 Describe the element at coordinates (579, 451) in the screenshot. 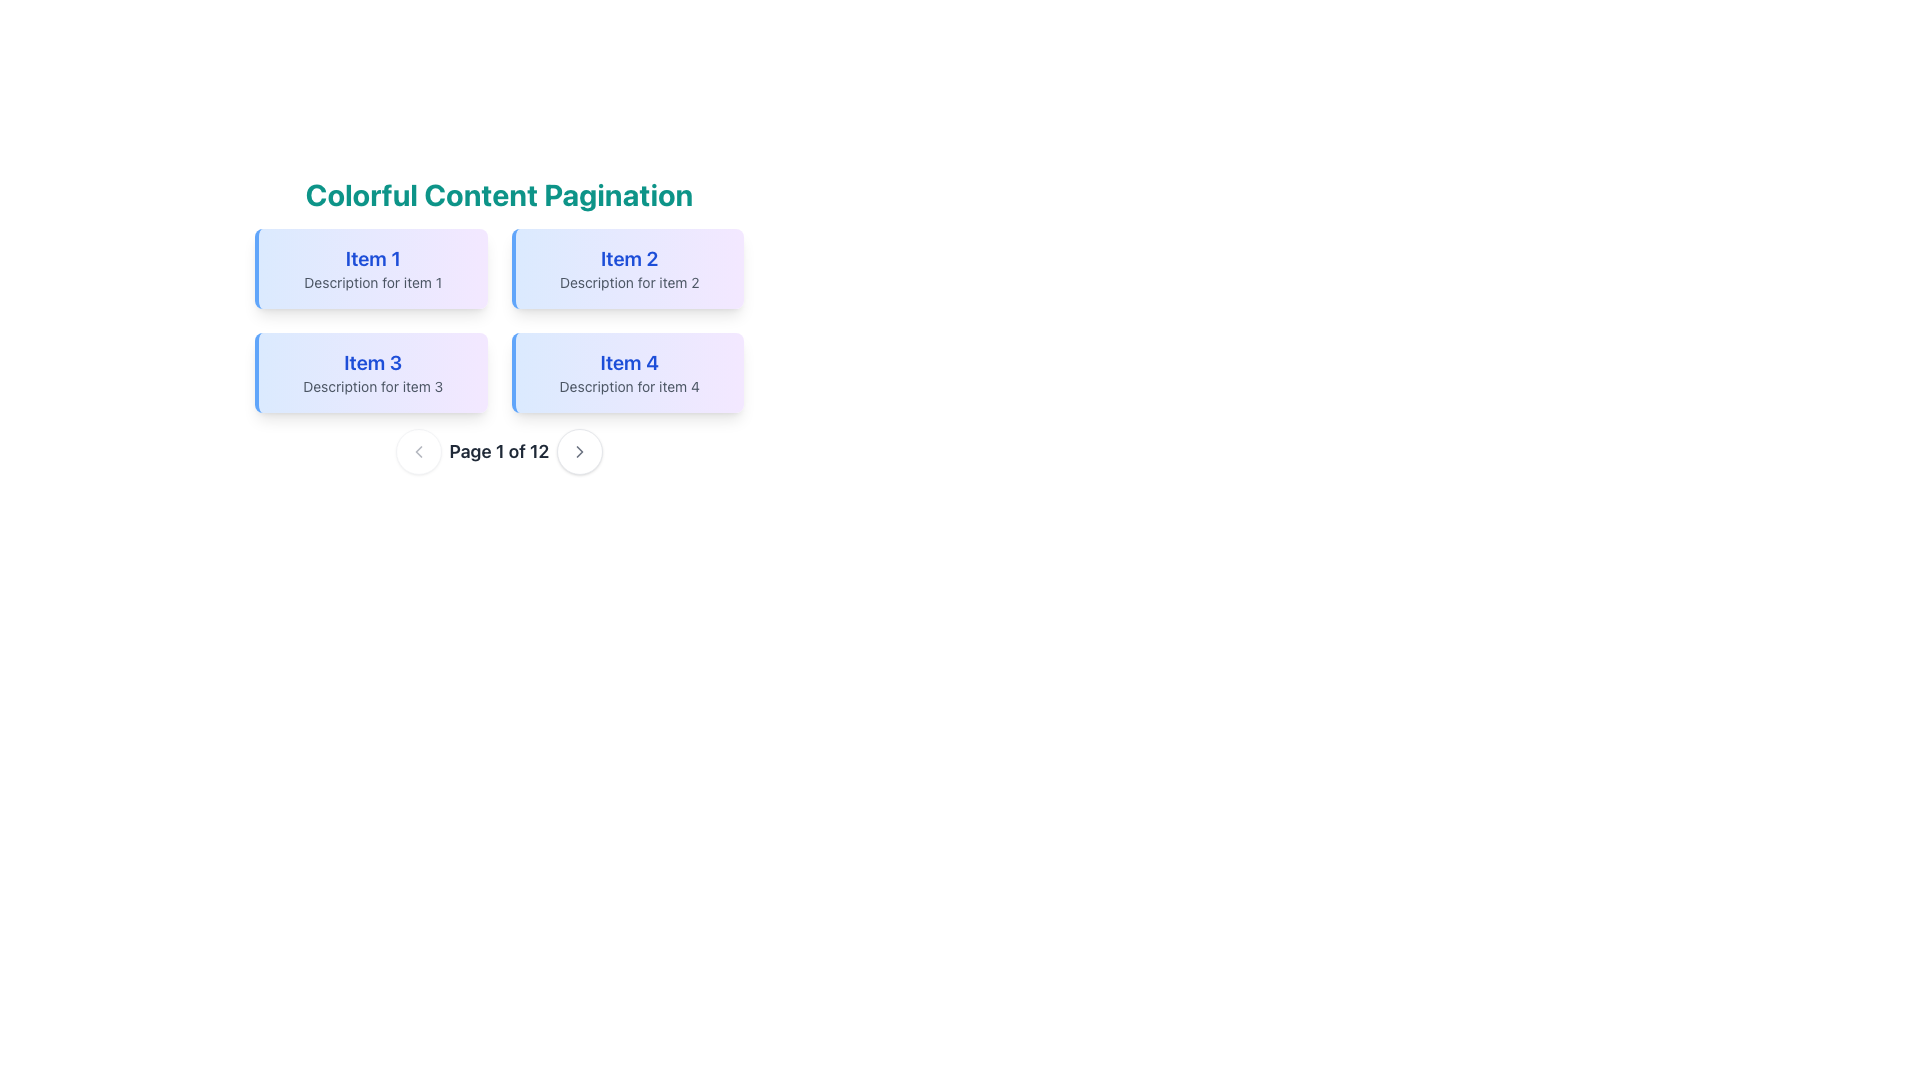

I see `the circular button with a right-pointing chevron icon located to the right of 'Page 1 of 12' to activate styling changes` at that location.